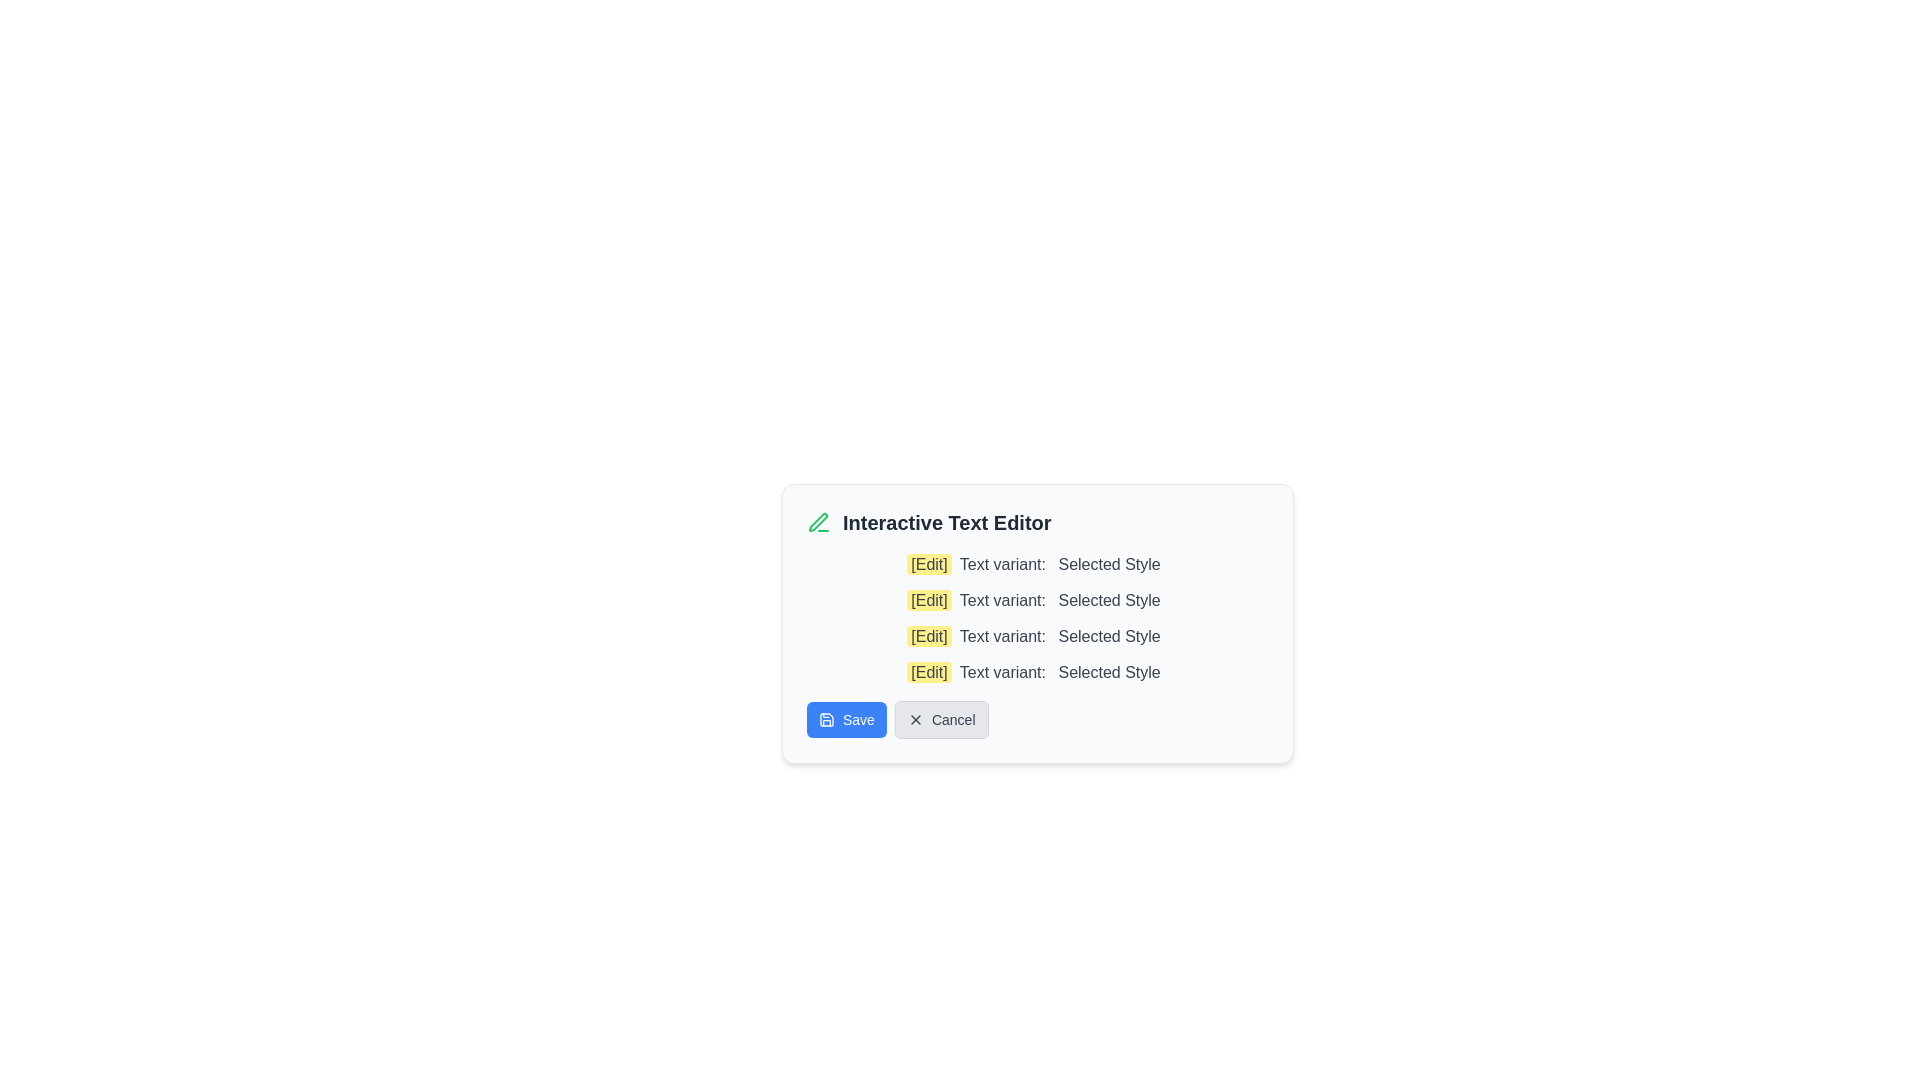 The width and height of the screenshot is (1920, 1080). What do you see at coordinates (1108, 672) in the screenshot?
I see `the text label displaying the currently chosen text style, located to the immediate right of the '[Edit]' button` at bounding box center [1108, 672].